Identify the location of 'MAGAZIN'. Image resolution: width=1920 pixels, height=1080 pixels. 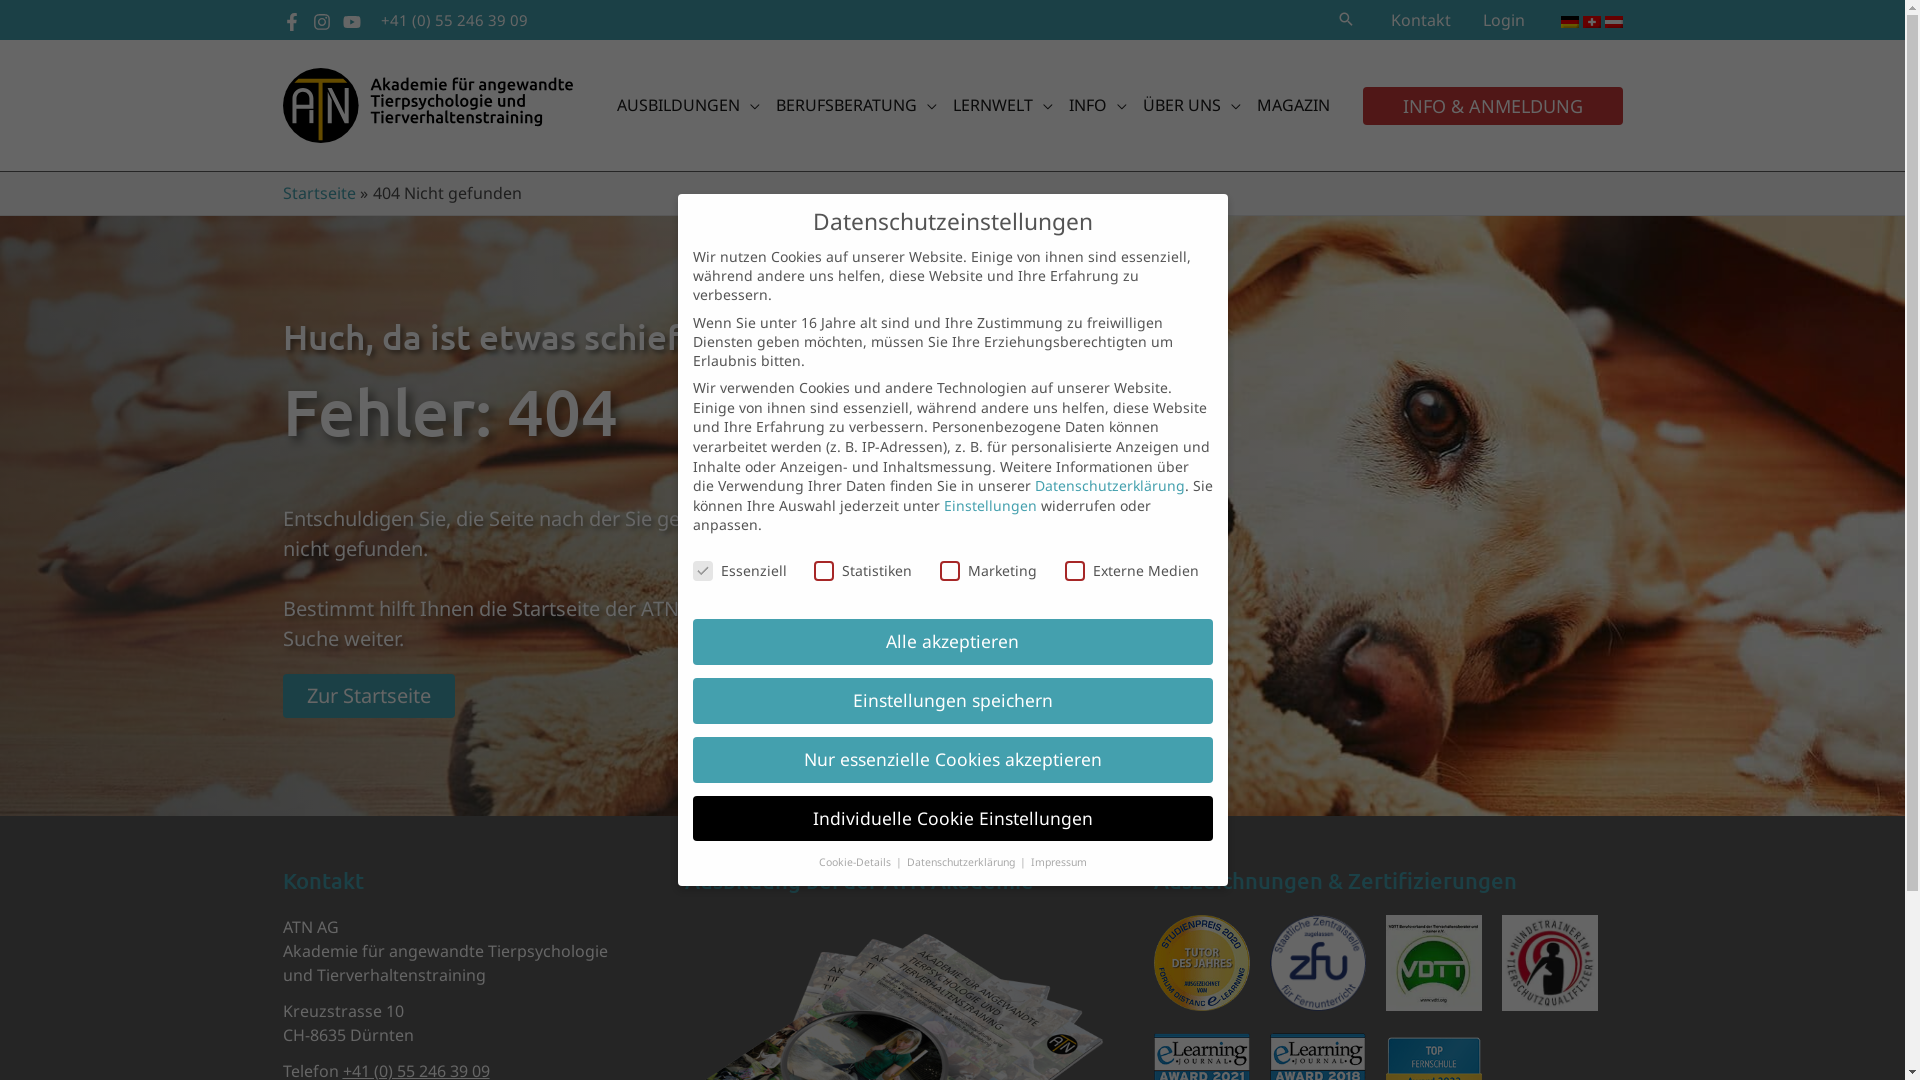
(1247, 105).